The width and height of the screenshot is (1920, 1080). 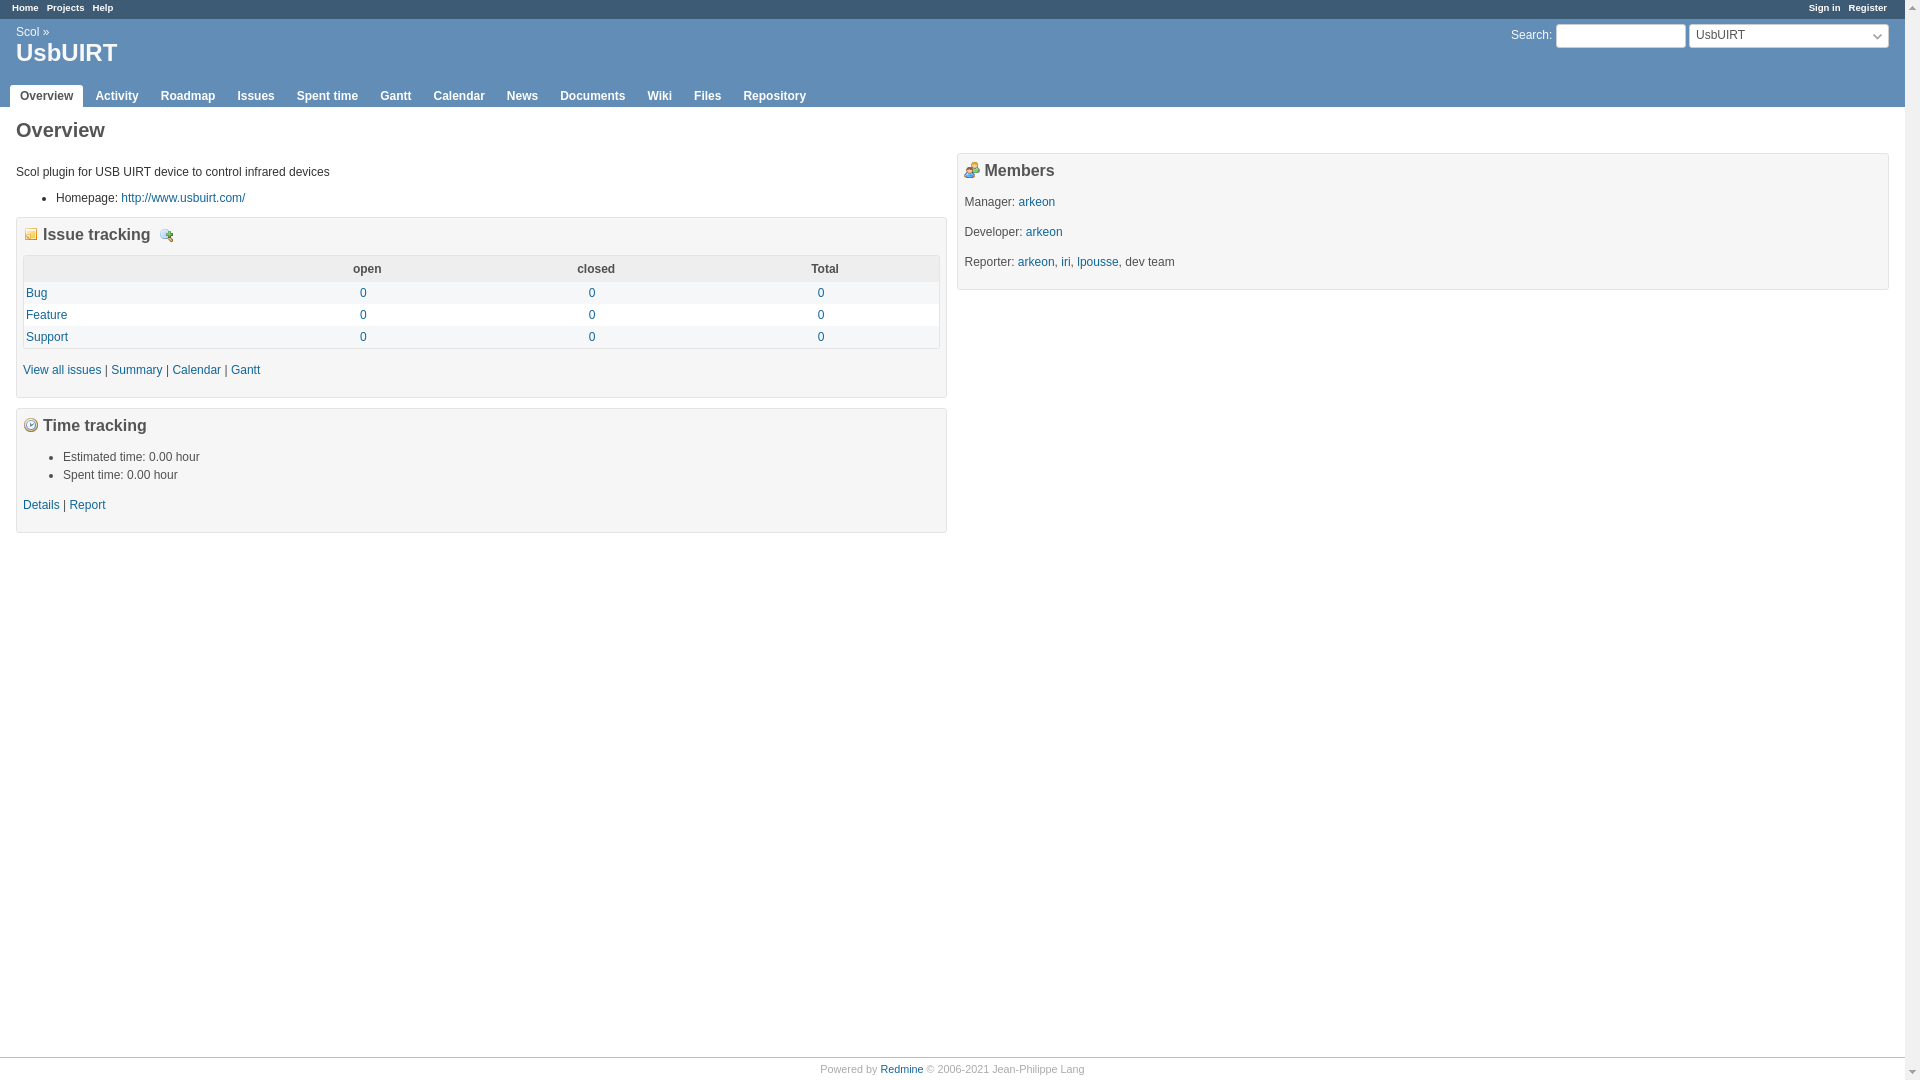 What do you see at coordinates (1037, 201) in the screenshot?
I see `'arkeon'` at bounding box center [1037, 201].